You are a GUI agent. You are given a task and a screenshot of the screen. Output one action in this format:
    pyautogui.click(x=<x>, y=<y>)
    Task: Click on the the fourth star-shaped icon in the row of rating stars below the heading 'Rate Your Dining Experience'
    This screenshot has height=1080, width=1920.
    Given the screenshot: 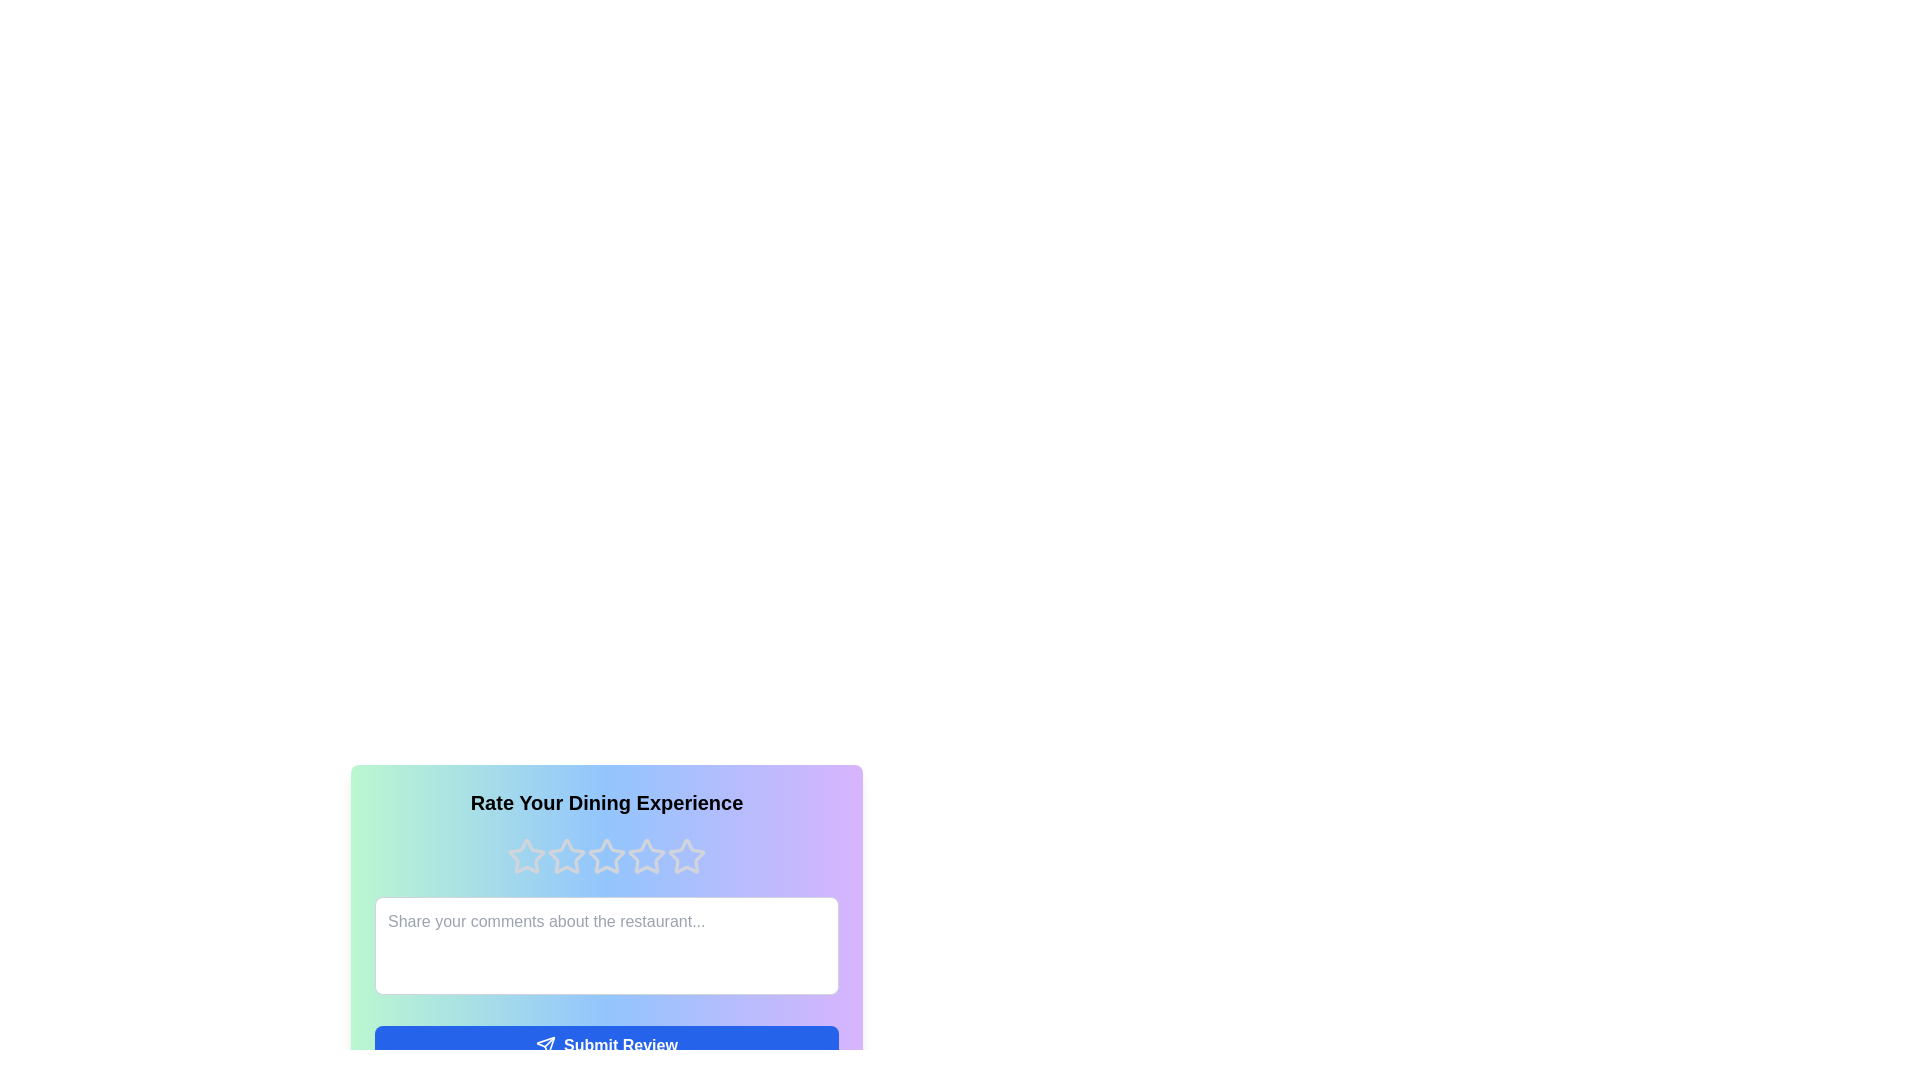 What is the action you would take?
    pyautogui.click(x=647, y=855)
    